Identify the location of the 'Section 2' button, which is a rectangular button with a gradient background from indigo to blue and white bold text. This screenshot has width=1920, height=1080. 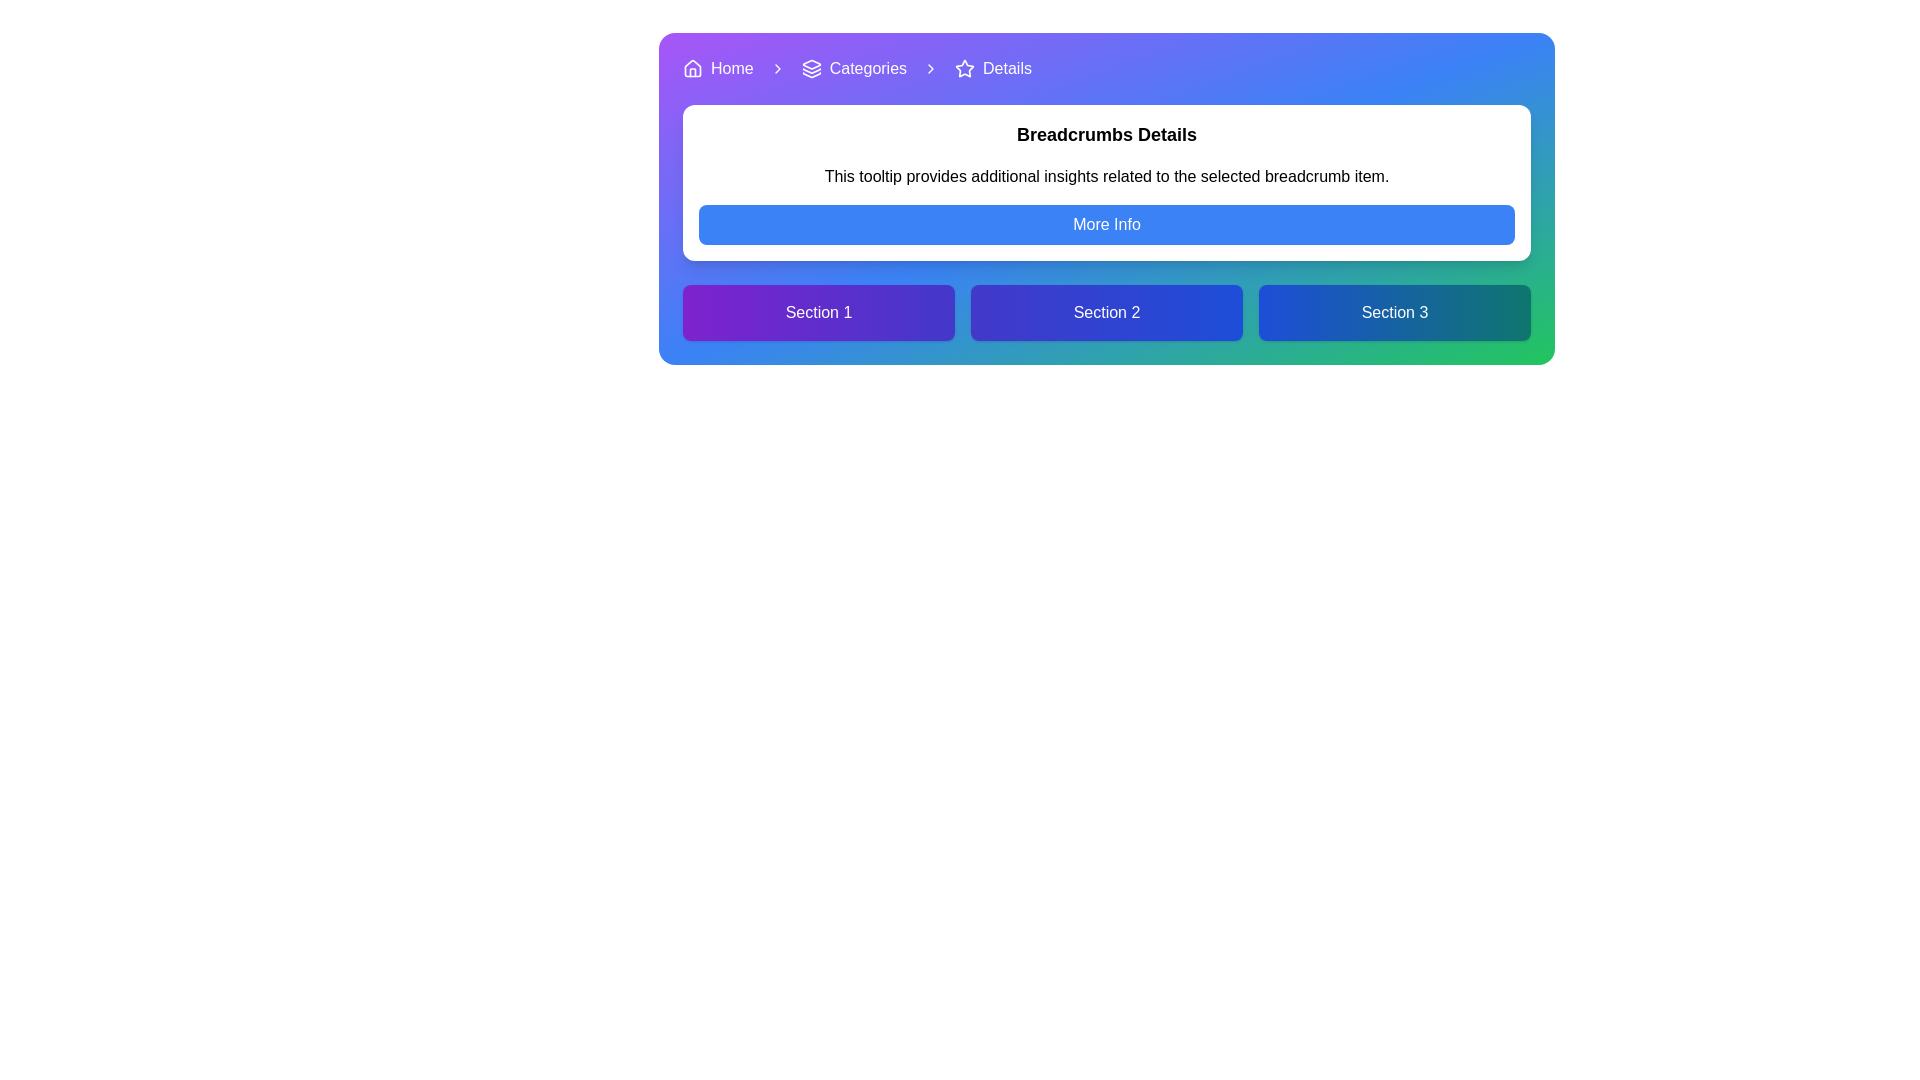
(1106, 312).